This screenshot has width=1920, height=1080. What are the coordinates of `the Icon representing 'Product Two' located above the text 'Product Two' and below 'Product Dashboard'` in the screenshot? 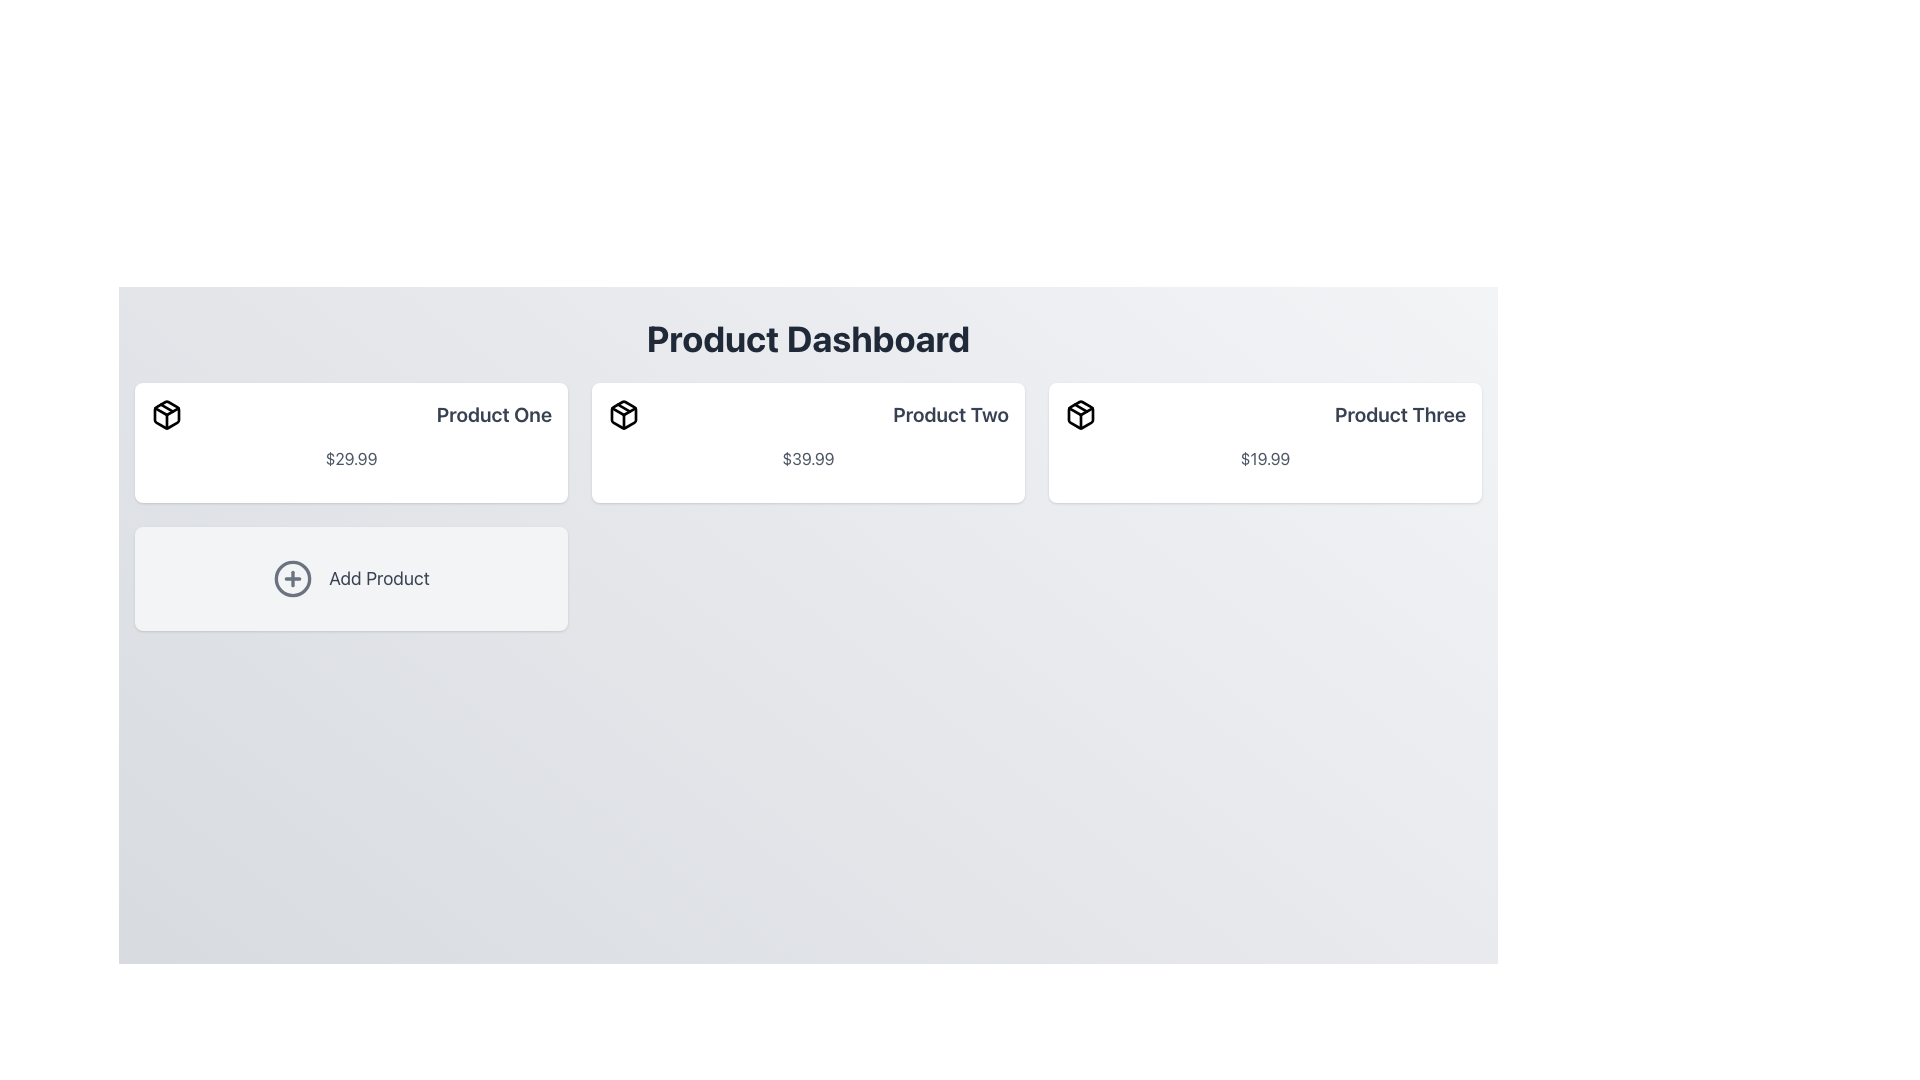 It's located at (623, 414).